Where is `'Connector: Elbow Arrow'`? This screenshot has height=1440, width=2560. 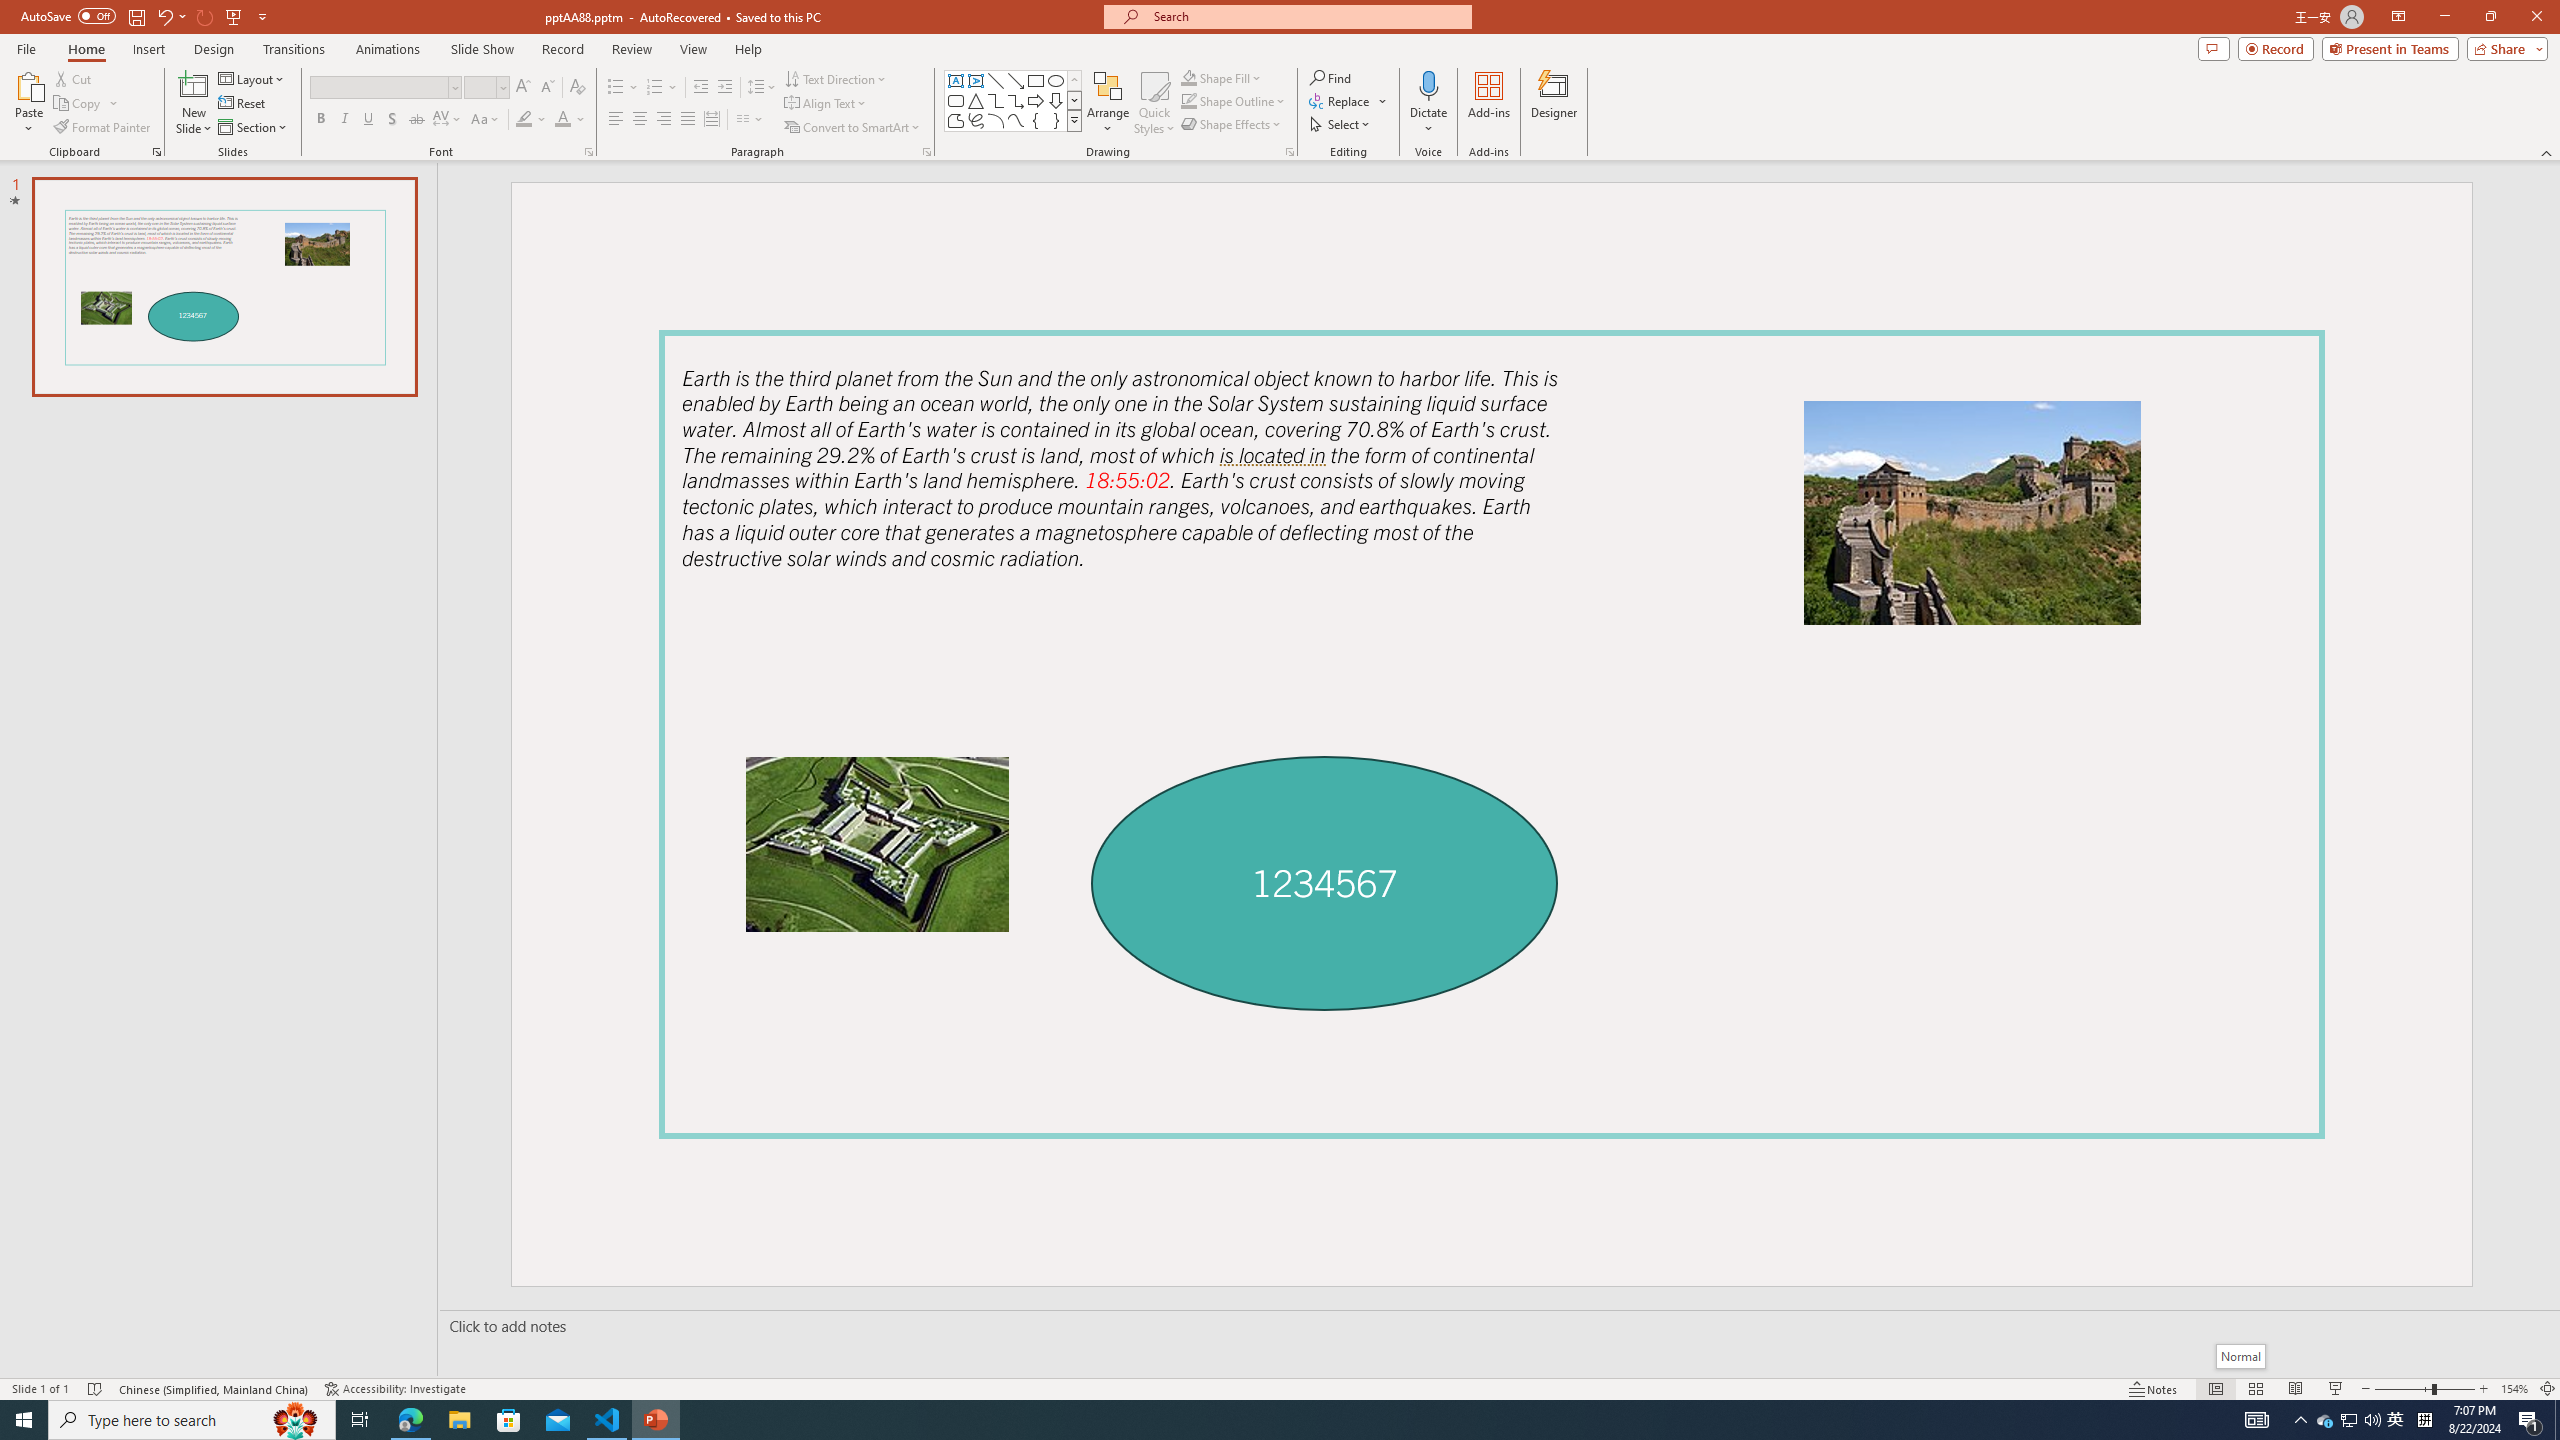
'Connector: Elbow Arrow' is located at coordinates (1015, 99).